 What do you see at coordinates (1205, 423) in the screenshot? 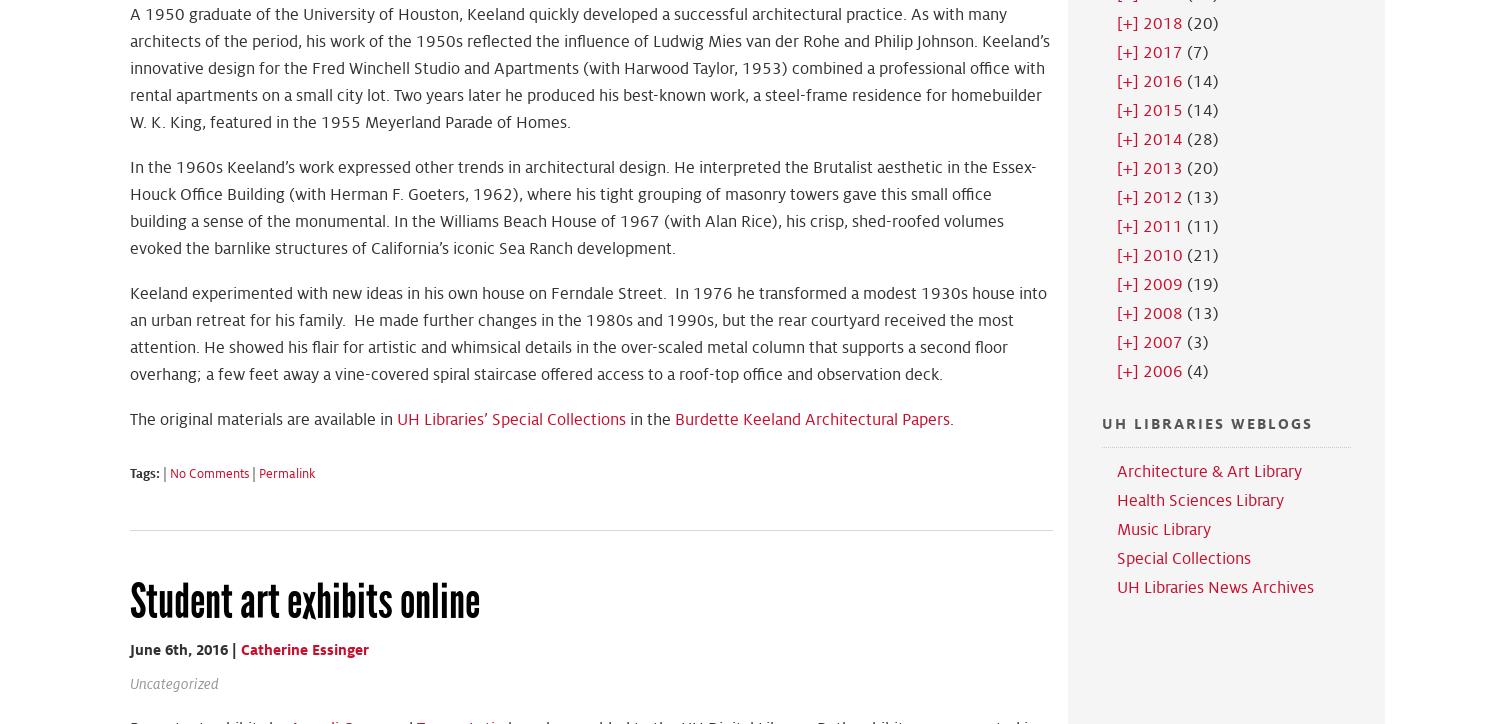
I see `'UH Libraries Weblogs'` at bounding box center [1205, 423].